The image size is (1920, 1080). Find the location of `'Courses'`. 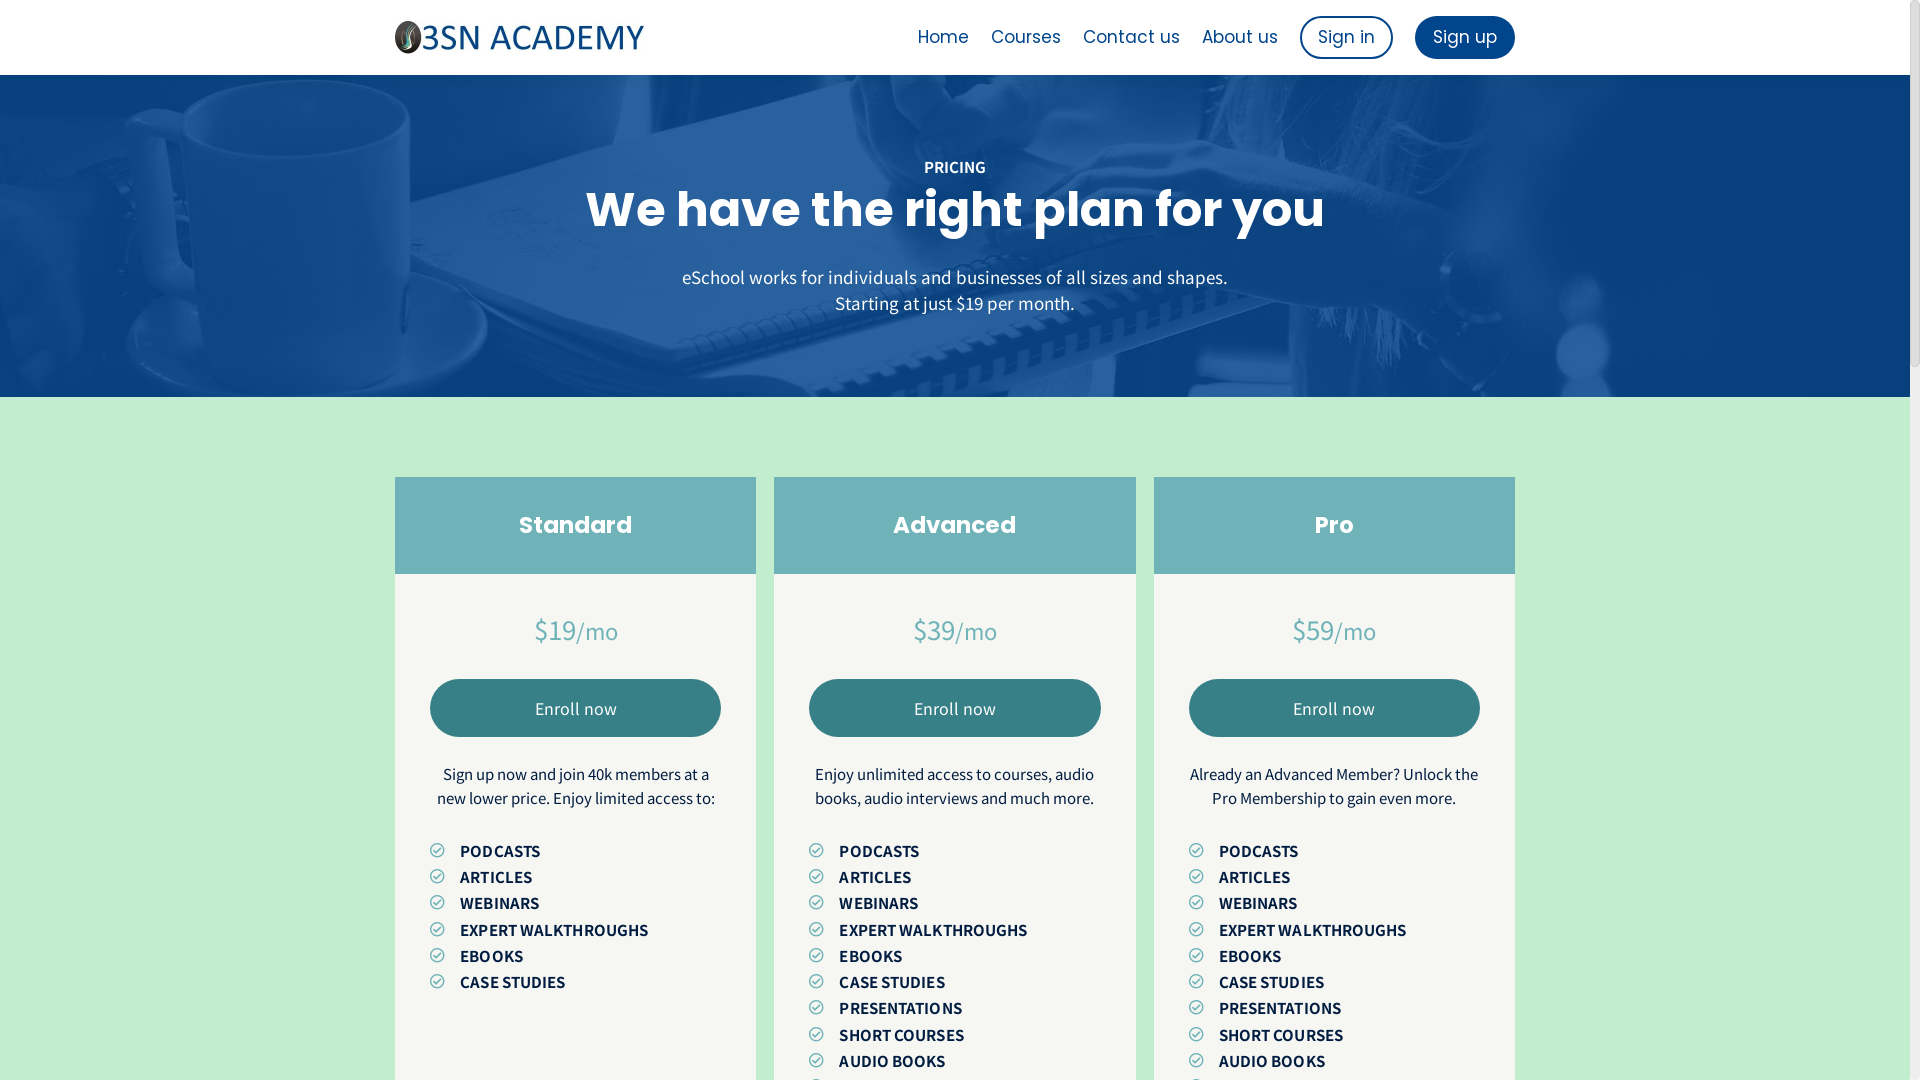

'Courses' is located at coordinates (1026, 37).